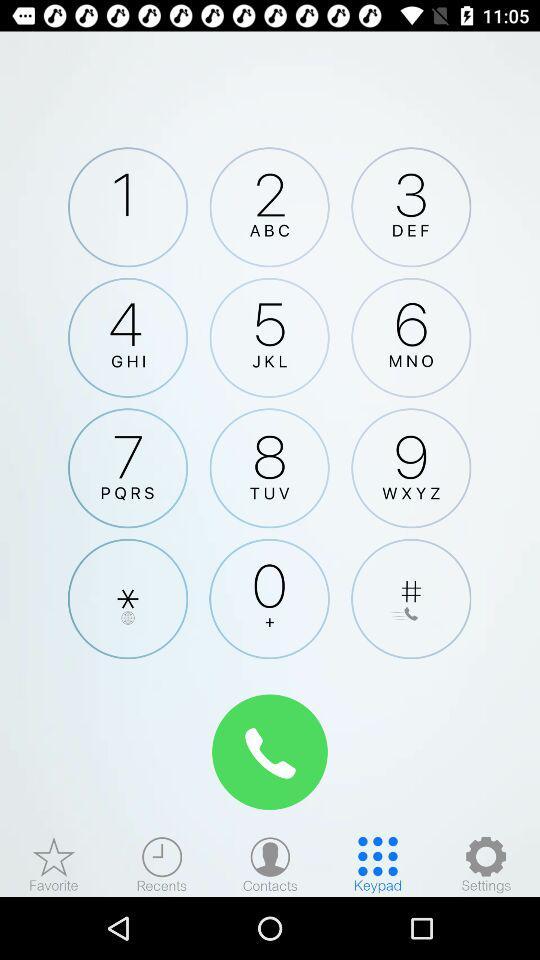 The height and width of the screenshot is (960, 540). Describe the element at coordinates (161, 863) in the screenshot. I see `the time icon` at that location.